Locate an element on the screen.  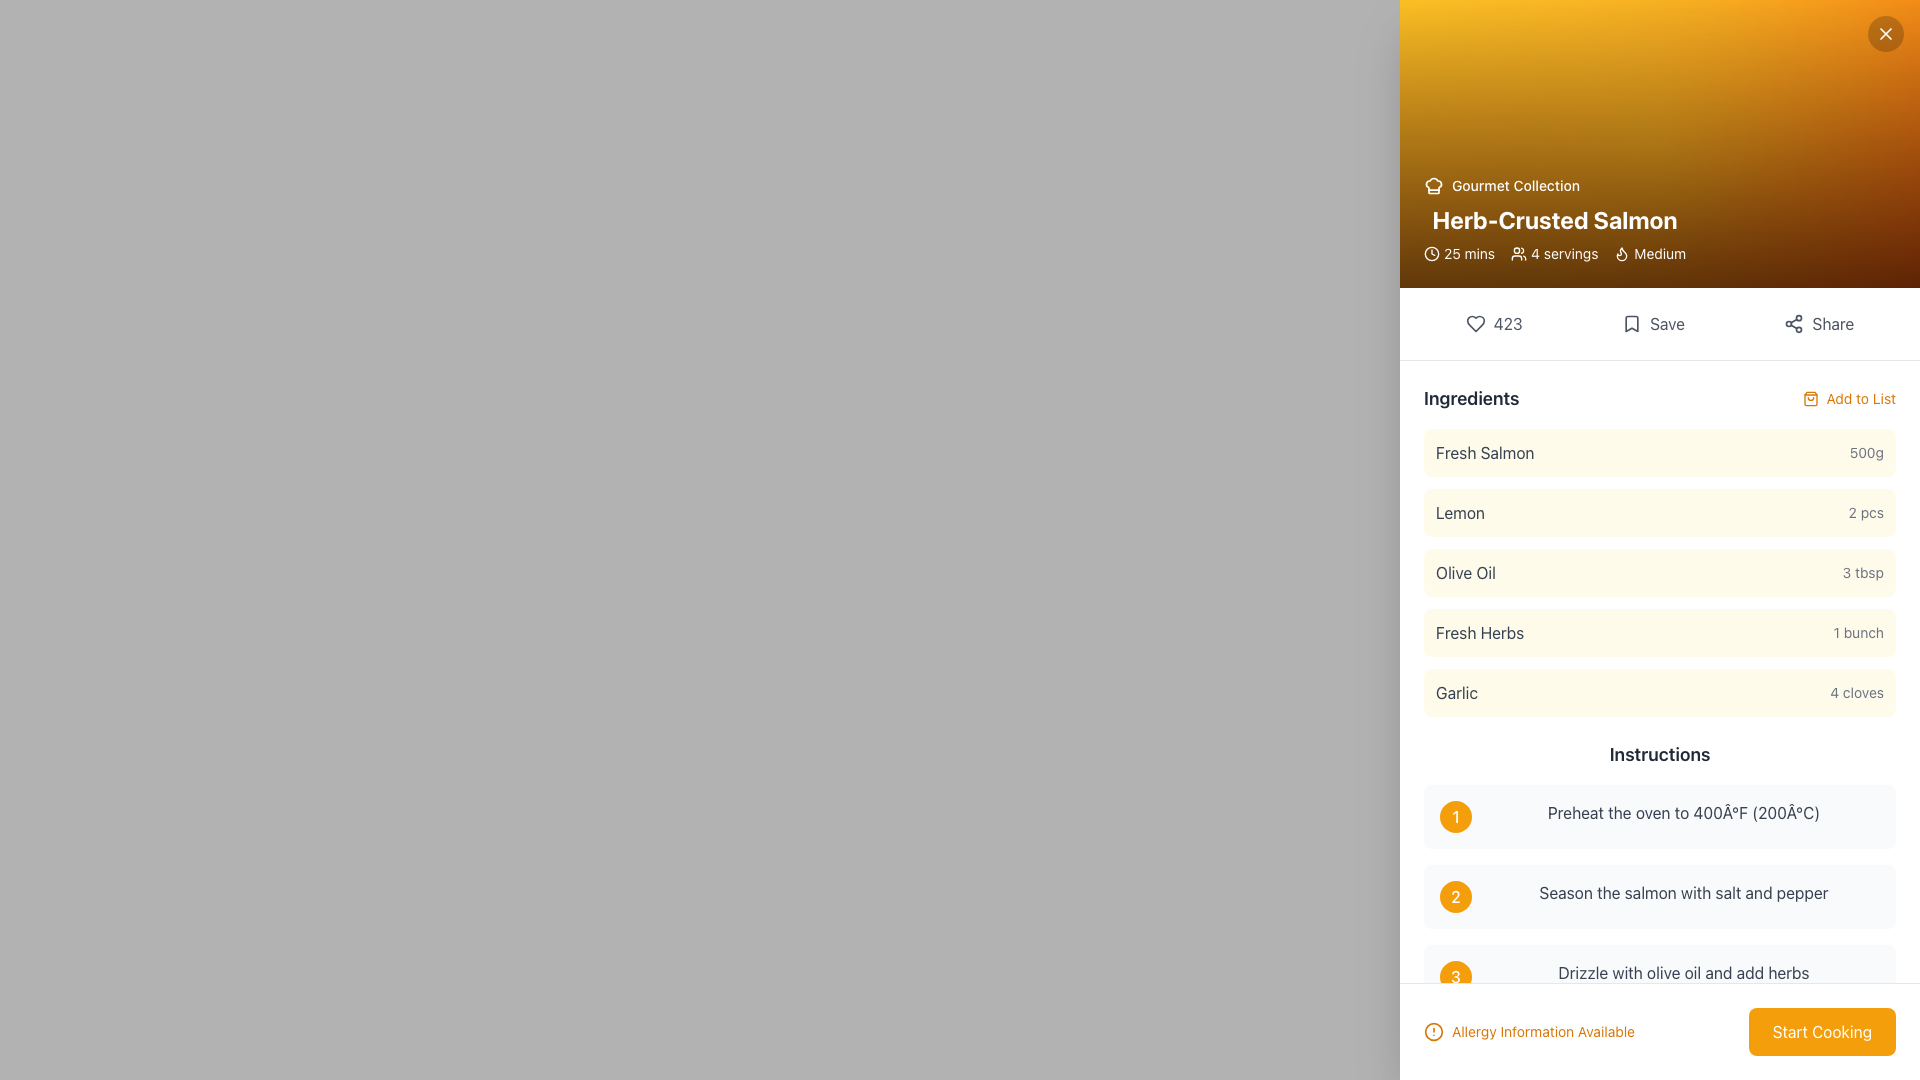
instructional text block indicating the third step in the recipe instructions, located in the center of the right-side panel under the 'Instructions' section is located at coordinates (1660, 975).